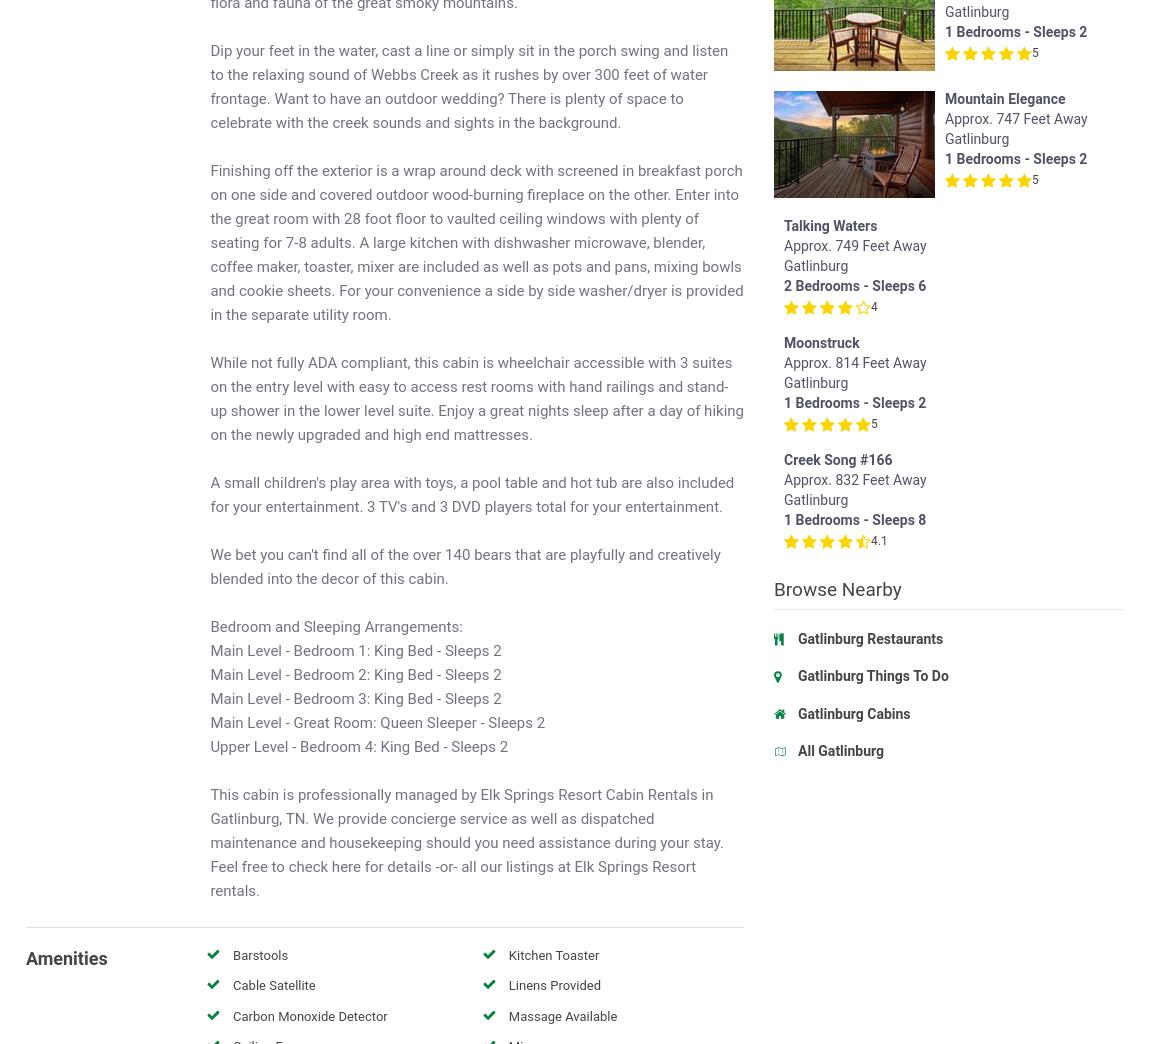 The image size is (1150, 1044). I want to click on 'Browse Nearby', so click(836, 618).